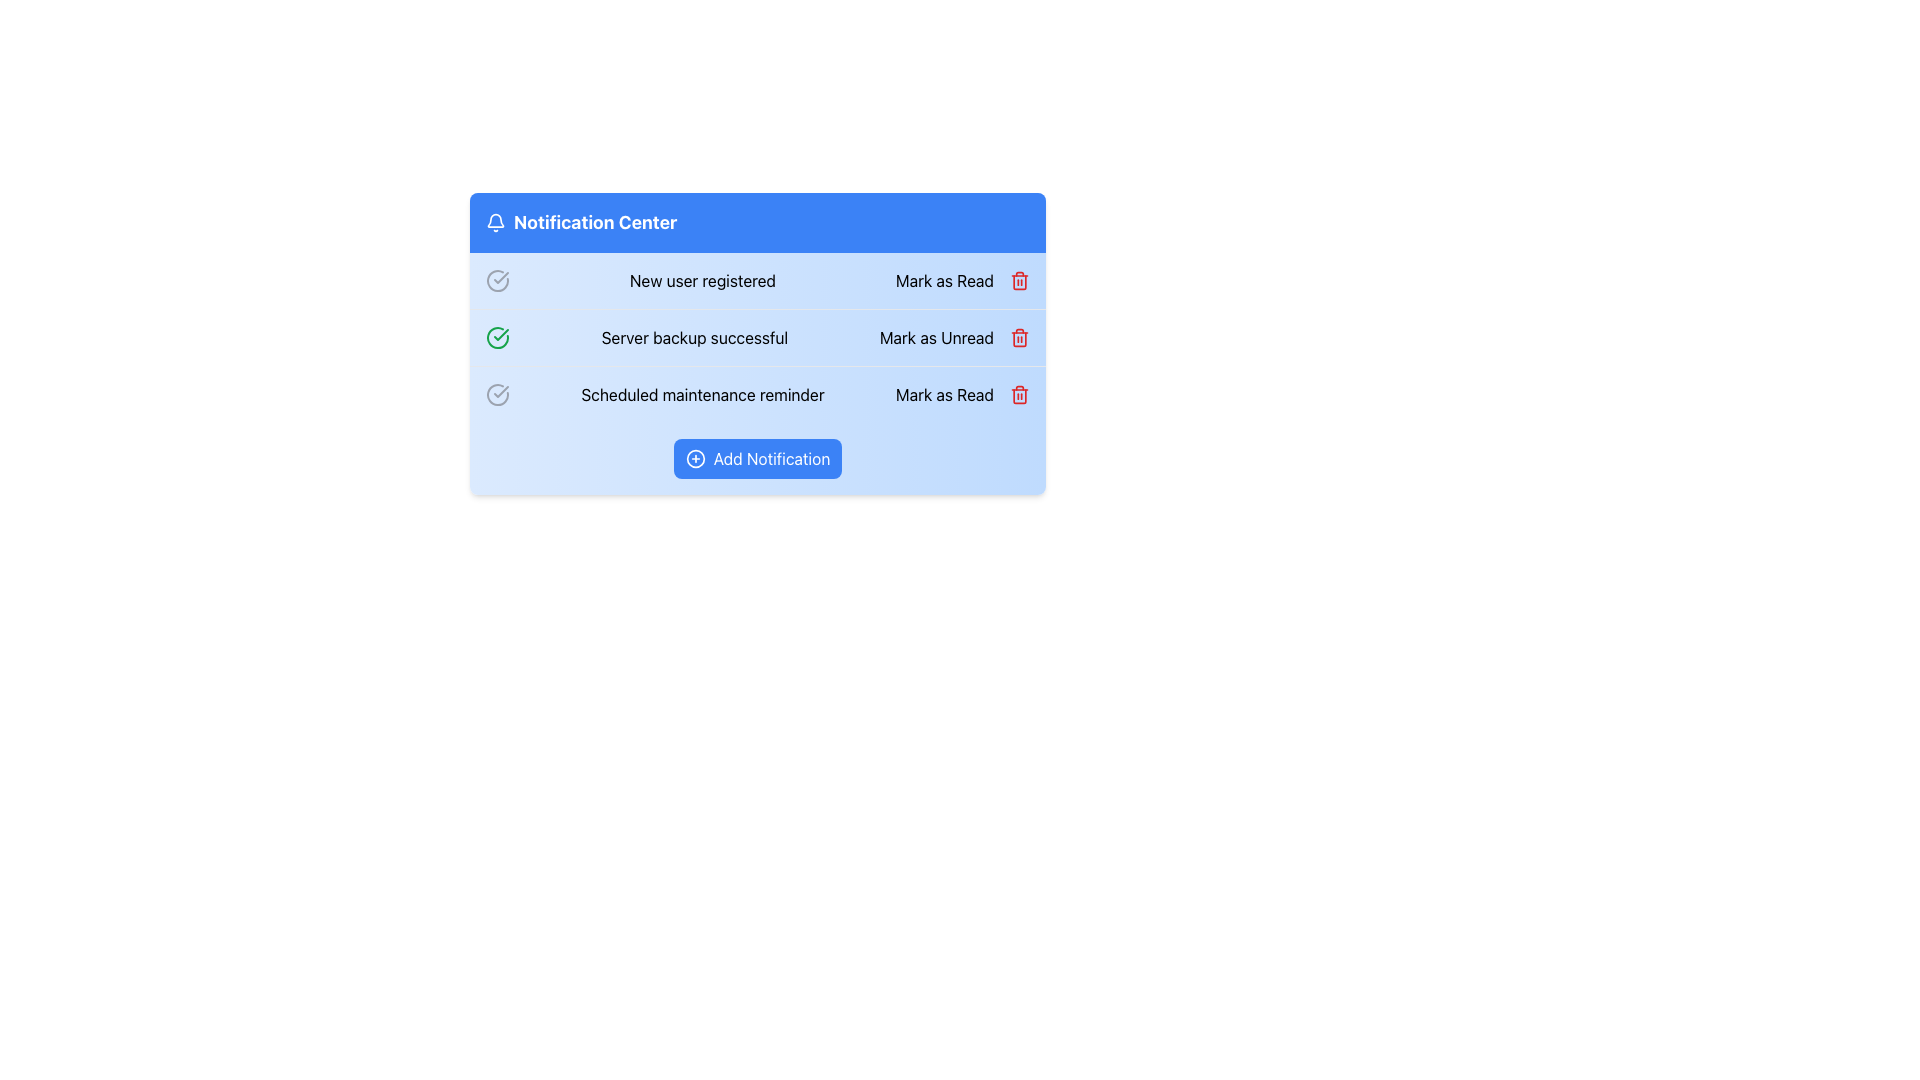  I want to click on the Notification List Item that indicates 'Server backup successful', so click(757, 336).